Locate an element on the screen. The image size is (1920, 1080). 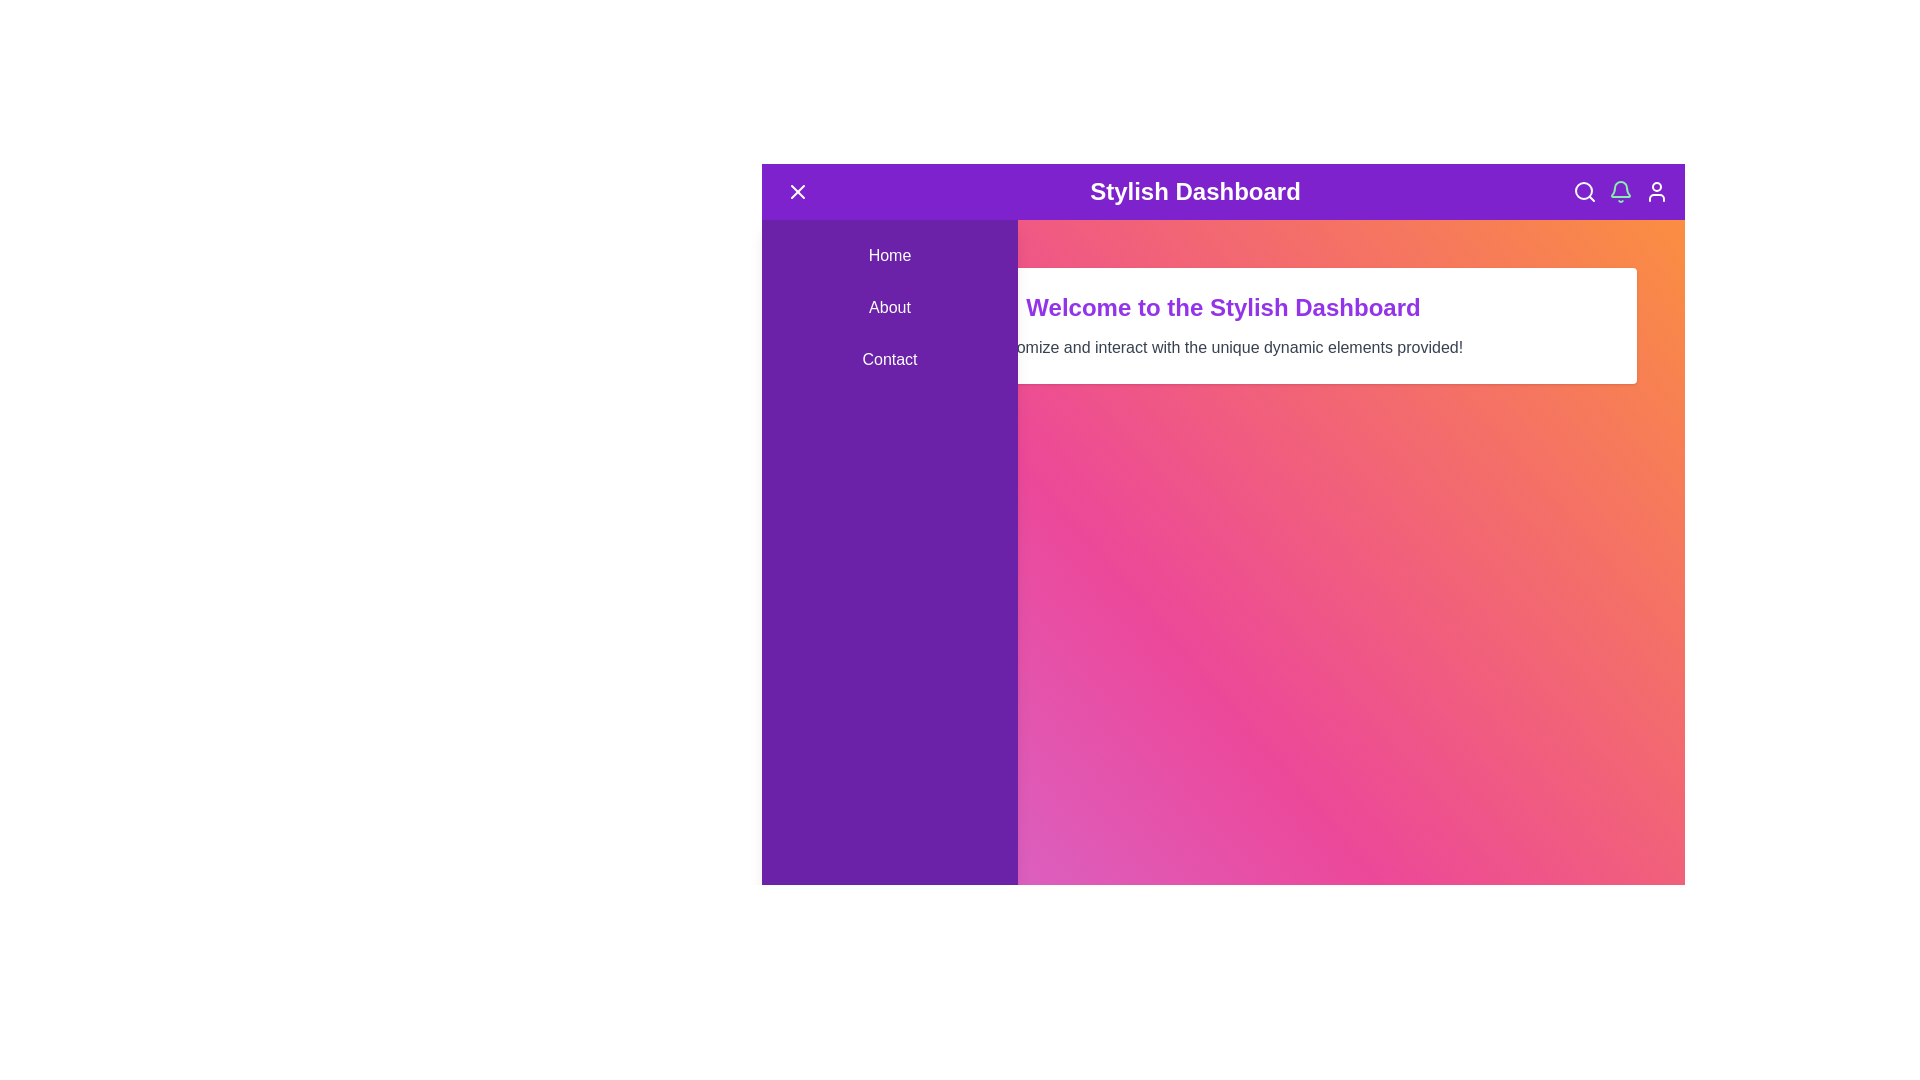
the menu item Contact is located at coordinates (888, 358).